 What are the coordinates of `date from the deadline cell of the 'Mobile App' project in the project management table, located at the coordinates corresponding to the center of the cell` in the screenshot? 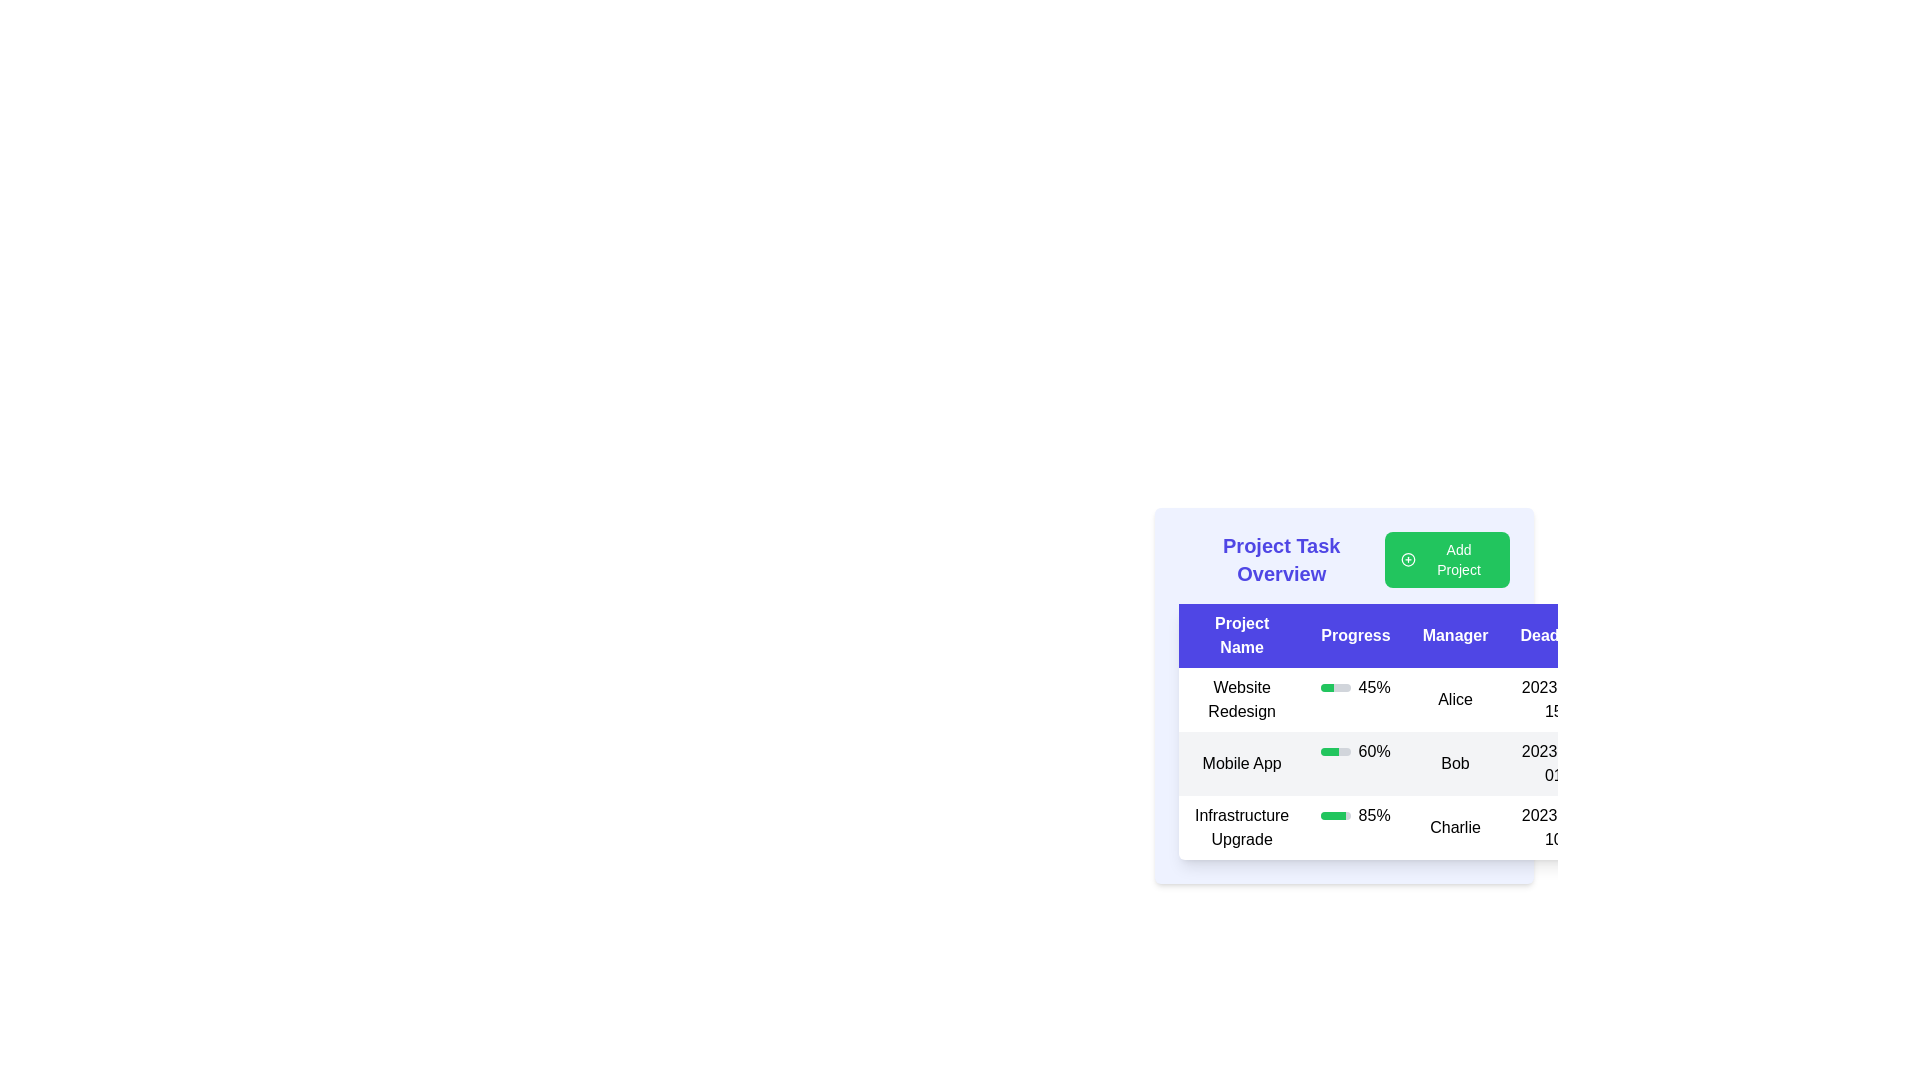 It's located at (1552, 763).